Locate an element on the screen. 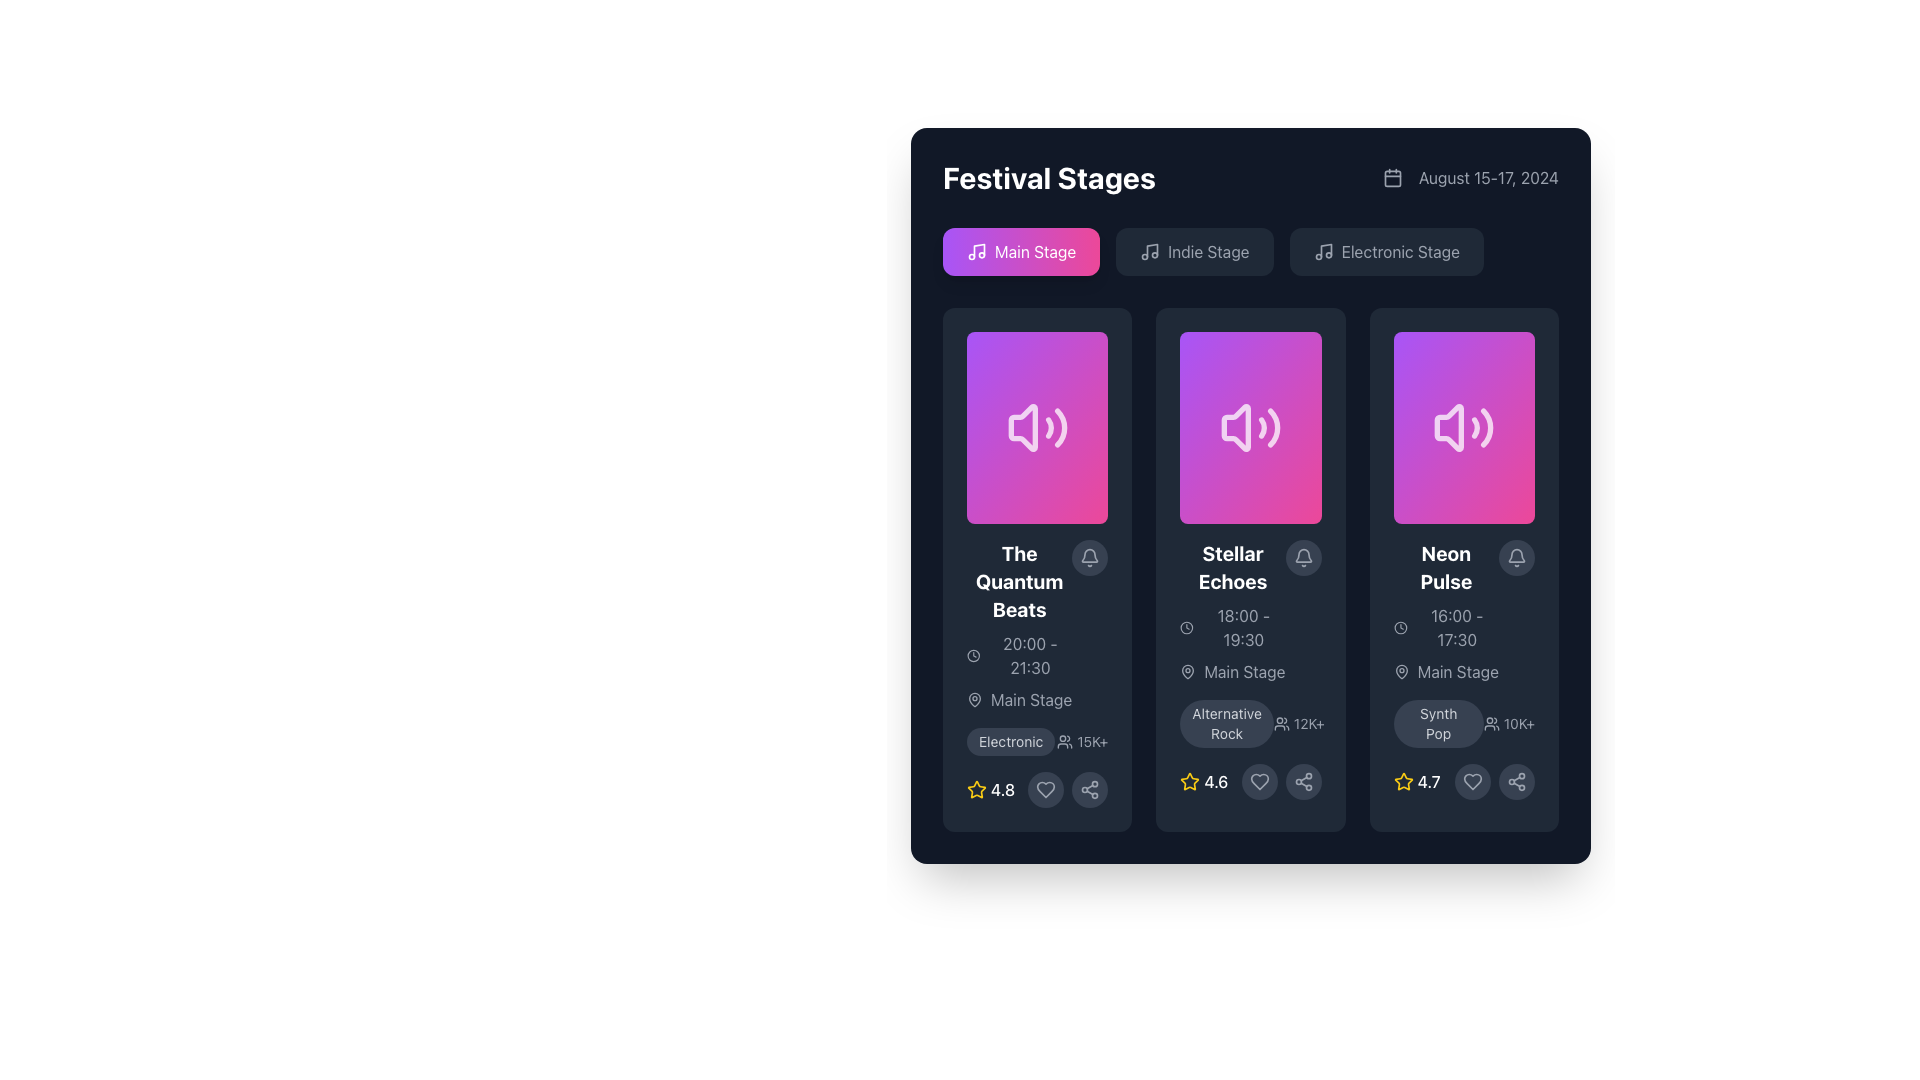 The width and height of the screenshot is (1920, 1080). the star icon used for ratings, which is a yellow outlined five-pointed star located adjacent to the text '4.6' in the user rating display under the 'Stellar Echoes' panel is located at coordinates (1190, 781).